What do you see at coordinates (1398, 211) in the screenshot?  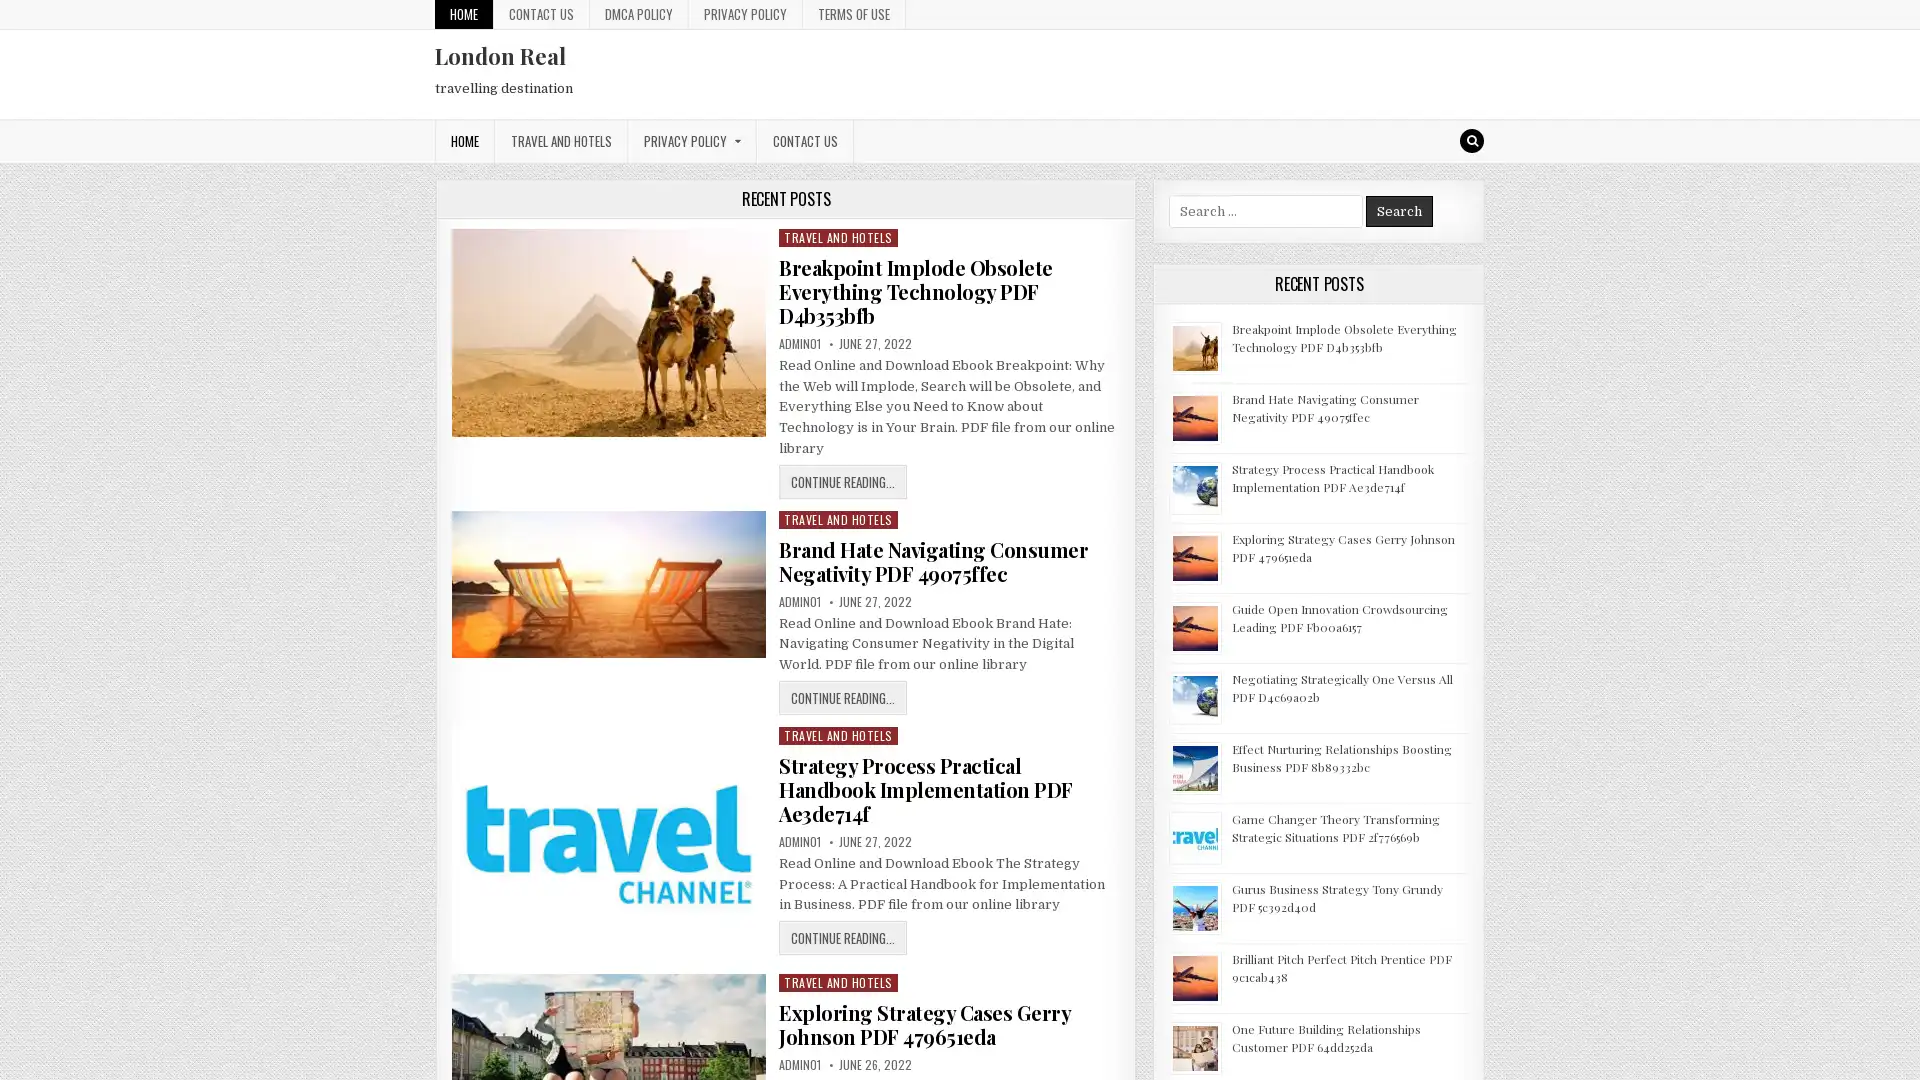 I see `Search` at bounding box center [1398, 211].